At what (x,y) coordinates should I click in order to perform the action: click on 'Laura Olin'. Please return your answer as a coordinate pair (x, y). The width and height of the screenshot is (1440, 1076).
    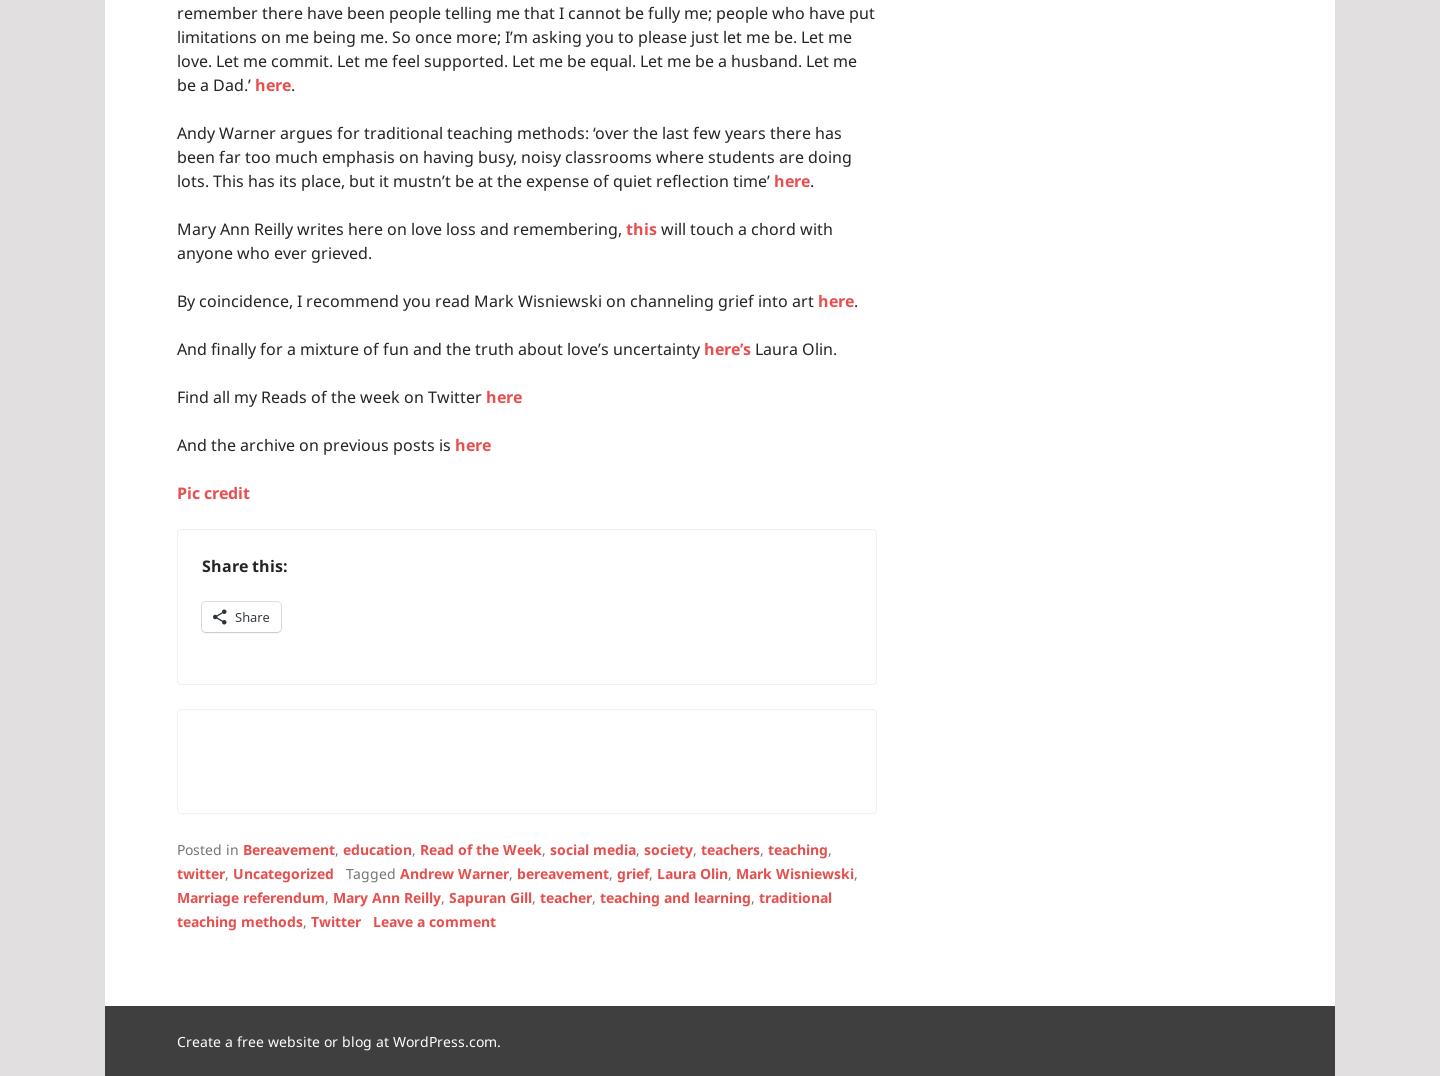
    Looking at the image, I should click on (655, 872).